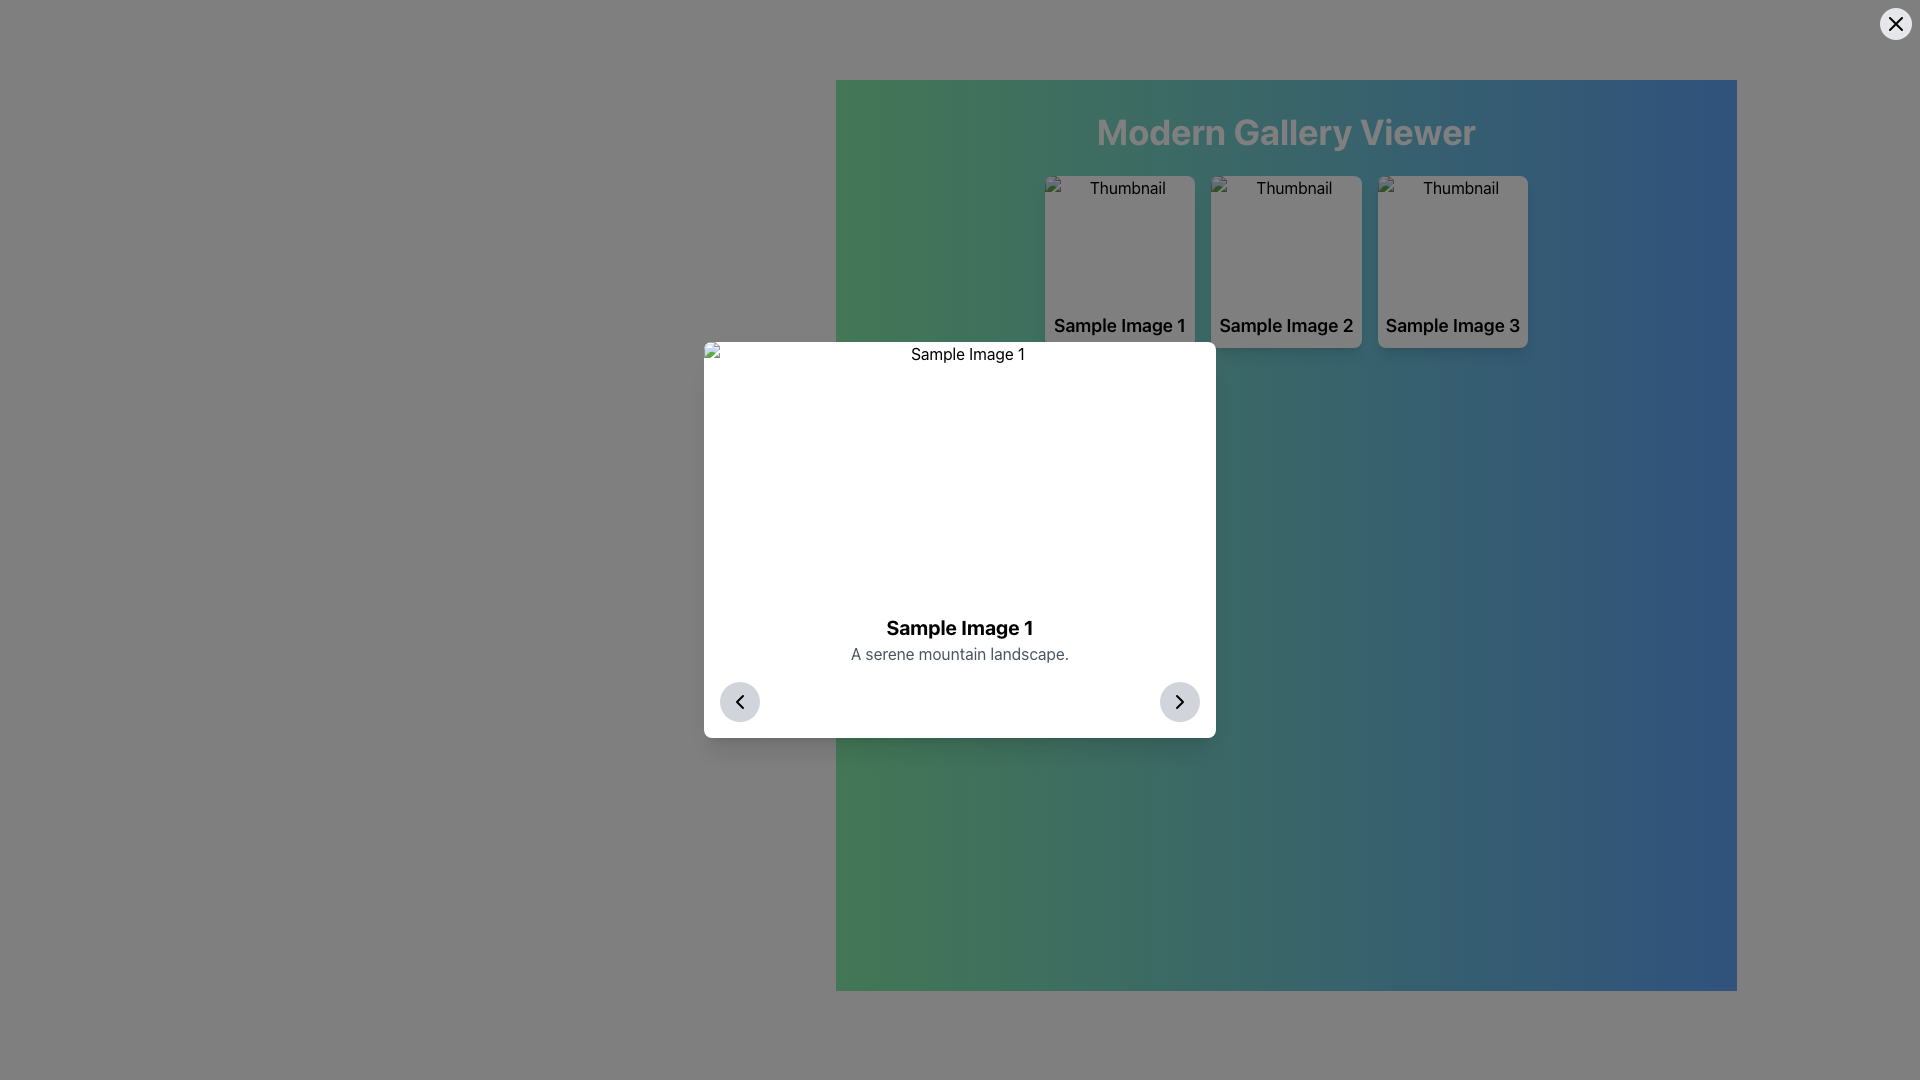 This screenshot has width=1920, height=1080. Describe the element at coordinates (1117, 238) in the screenshot. I see `the thumbnail representing 'Sample Image 1', which is the leftmost thumbnail in the row of cards` at that location.